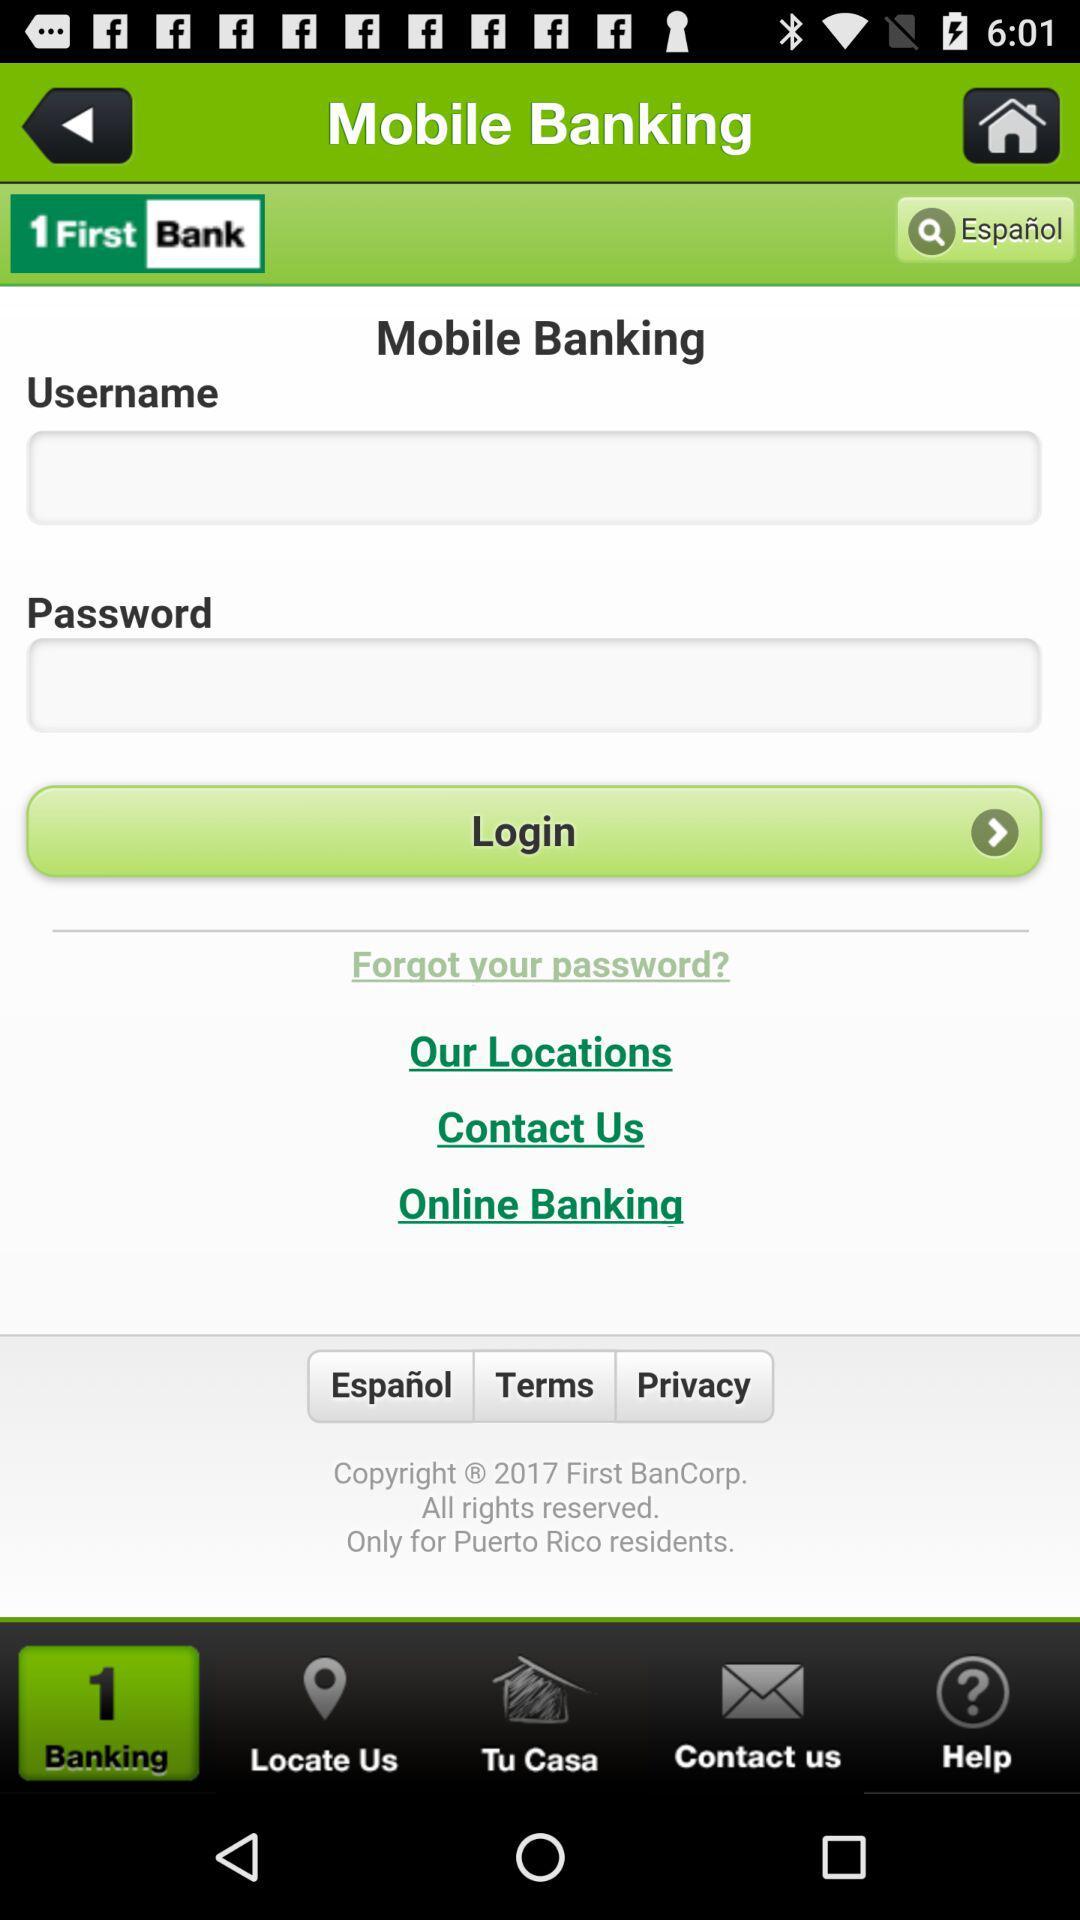 The height and width of the screenshot is (1920, 1080). What do you see at coordinates (971, 1707) in the screenshot?
I see `open help` at bounding box center [971, 1707].